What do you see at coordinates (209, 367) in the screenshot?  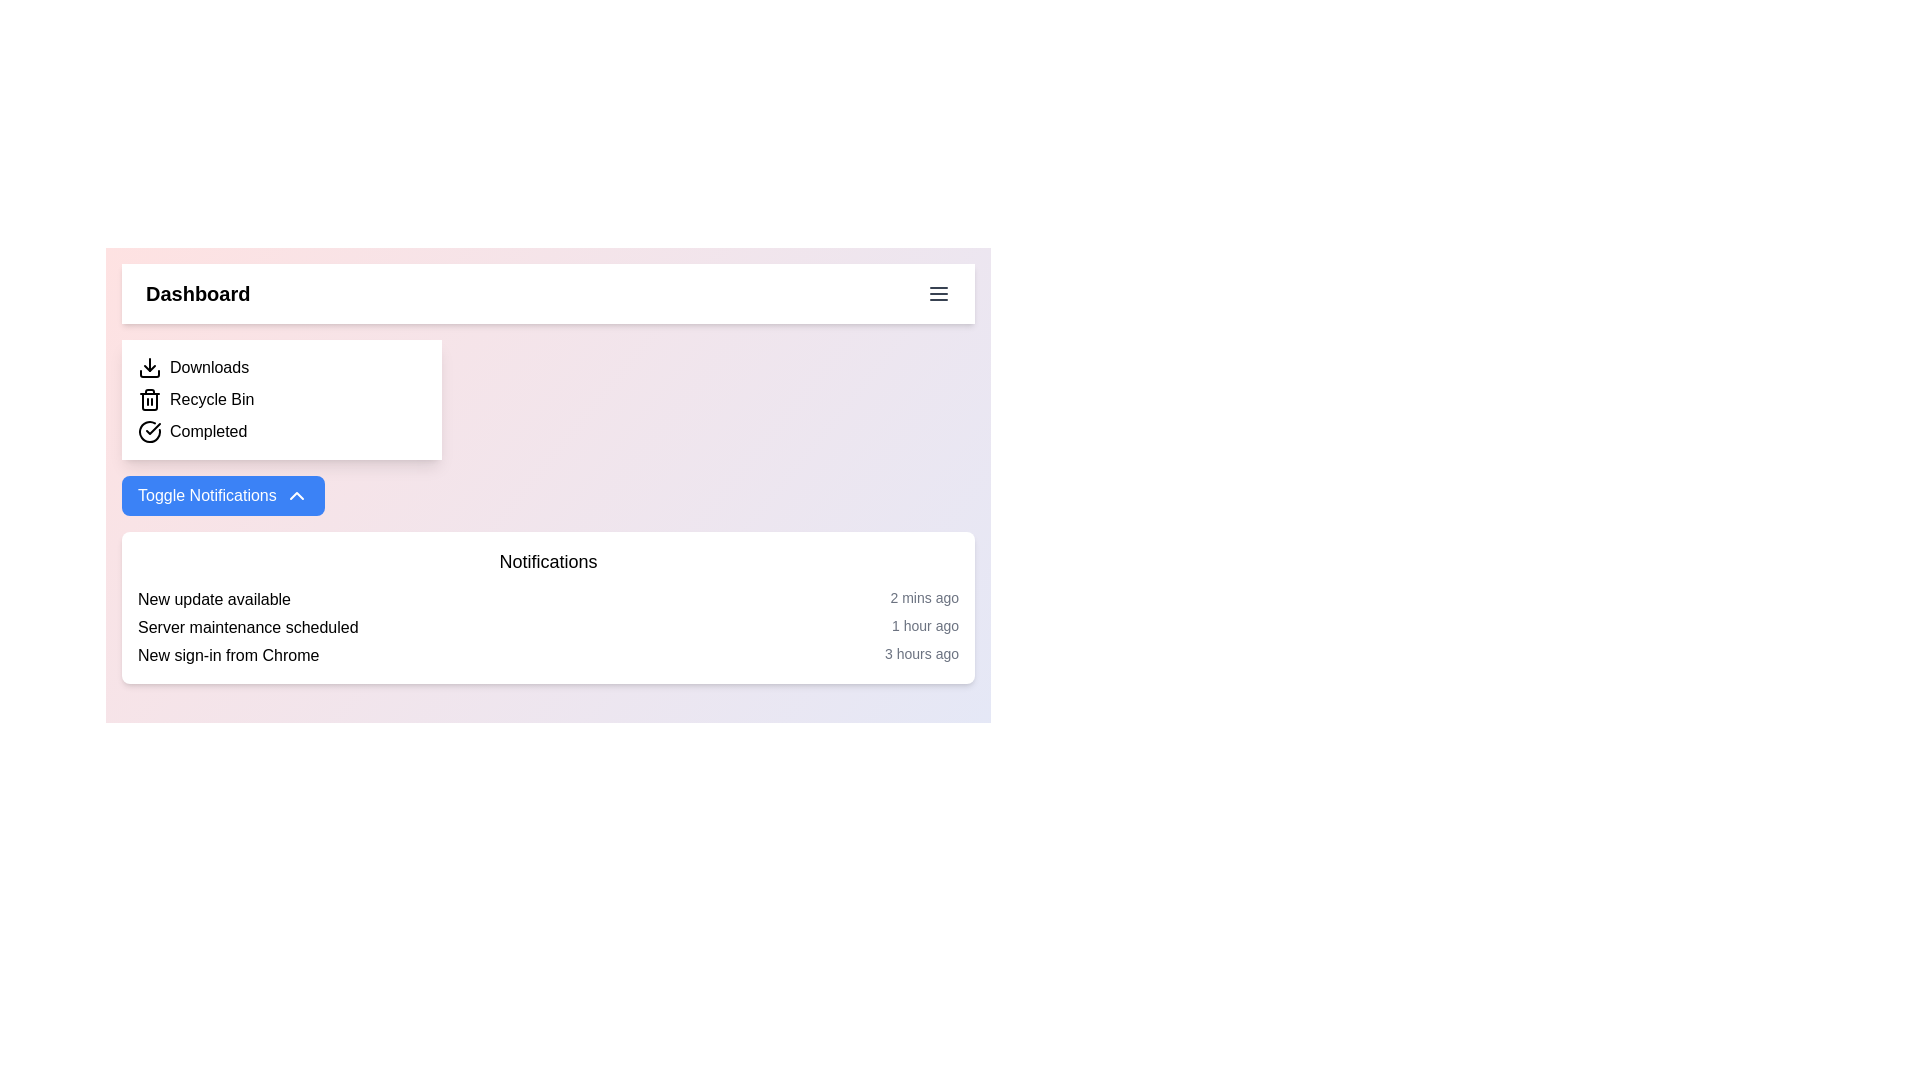 I see `the 'Downloads' text label, which is styled in a standard sans-serif typeface and located next to a downward arrow icon, situated below the 'Dashboard' heading in a vertical list of options` at bounding box center [209, 367].